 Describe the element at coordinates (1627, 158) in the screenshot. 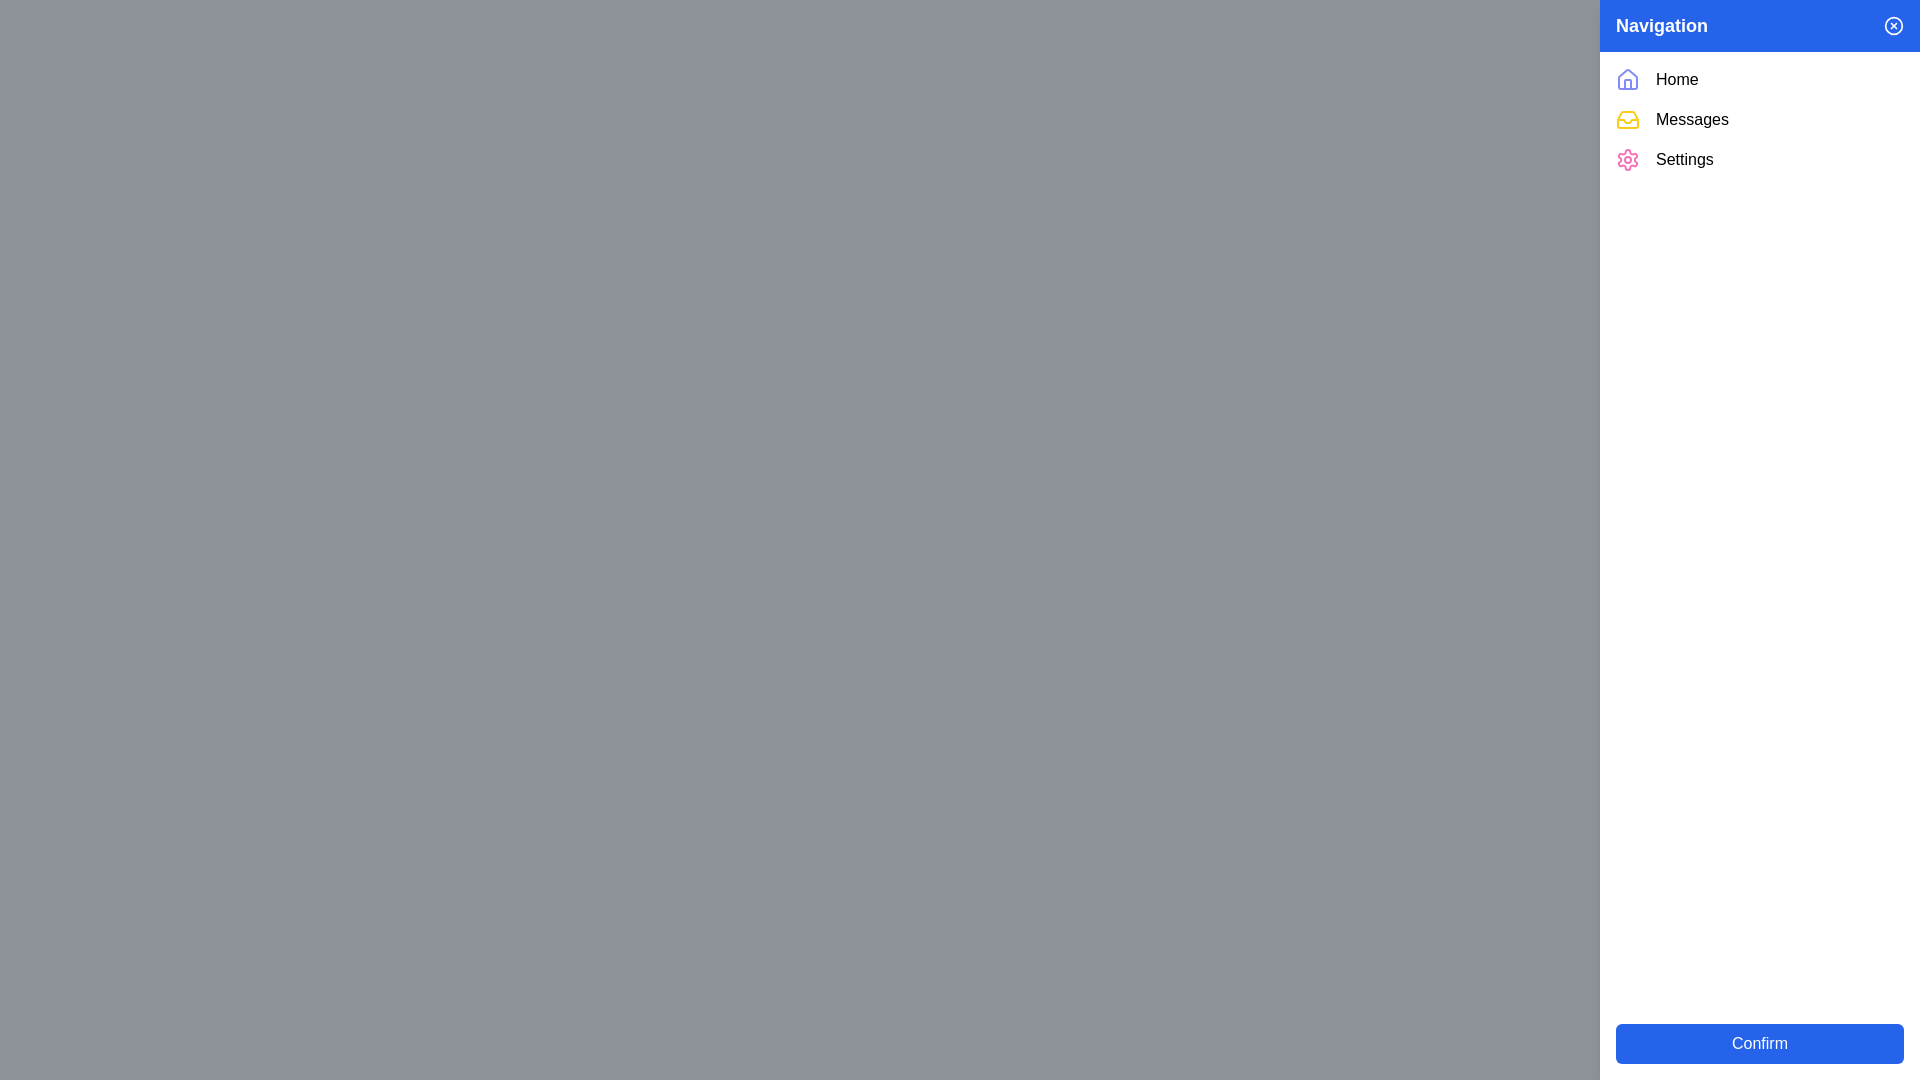

I see `the pink gear icon in the navigation menu` at that location.